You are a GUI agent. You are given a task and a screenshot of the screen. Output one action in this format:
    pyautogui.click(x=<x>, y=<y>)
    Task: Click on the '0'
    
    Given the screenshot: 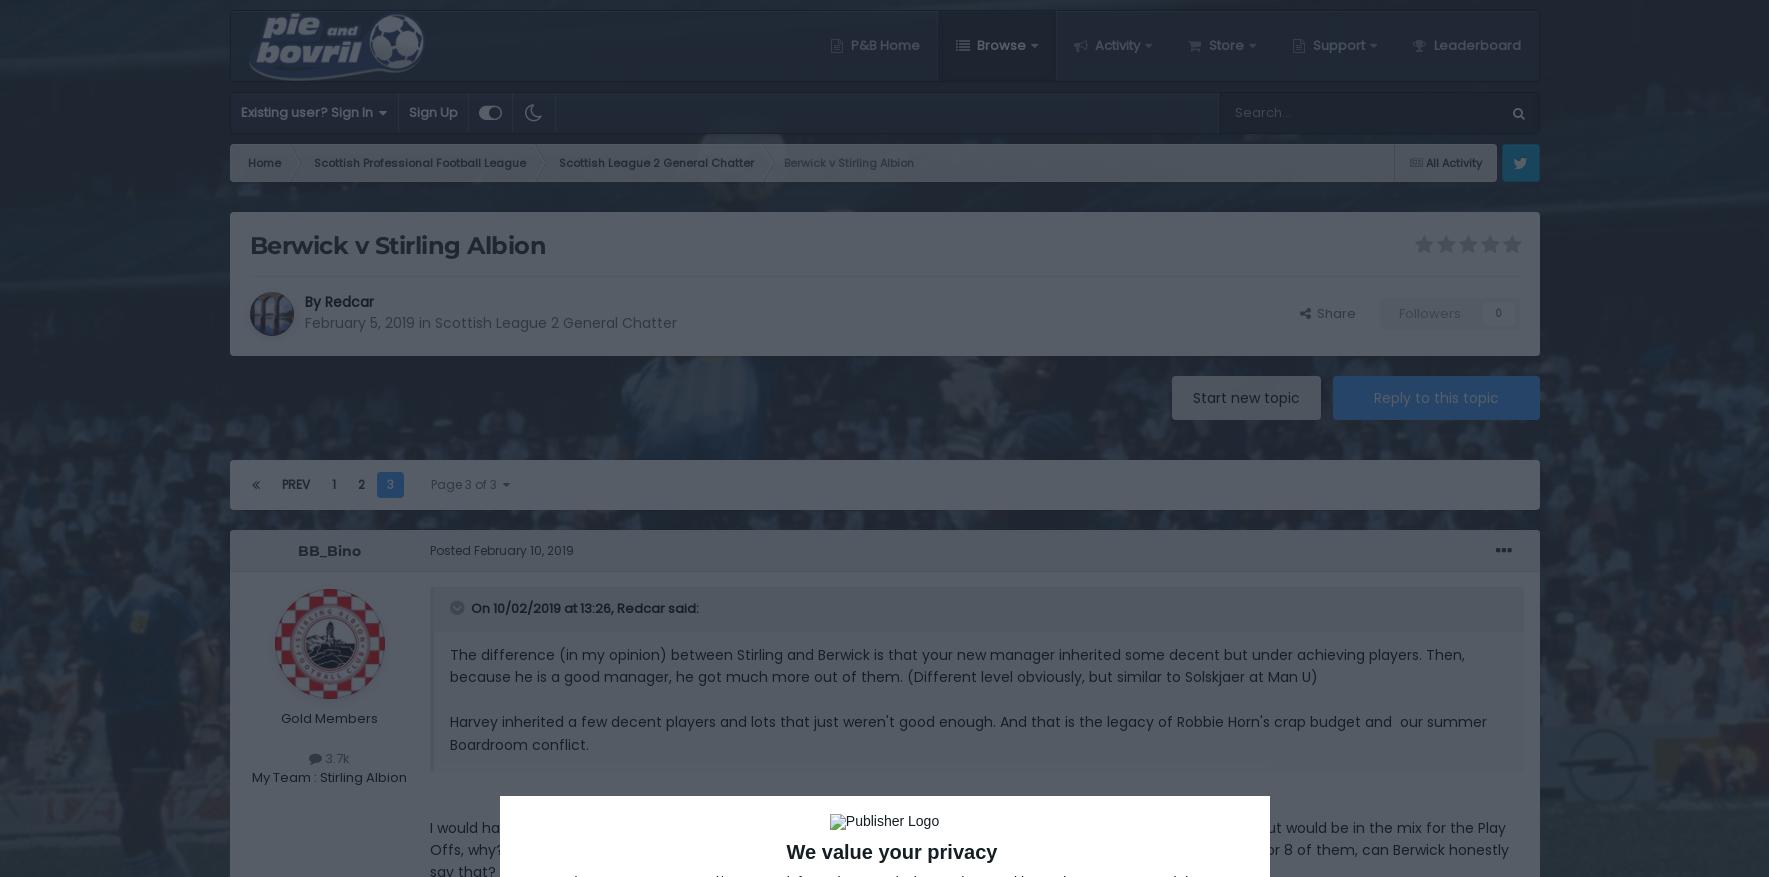 What is the action you would take?
    pyautogui.click(x=1497, y=312)
    